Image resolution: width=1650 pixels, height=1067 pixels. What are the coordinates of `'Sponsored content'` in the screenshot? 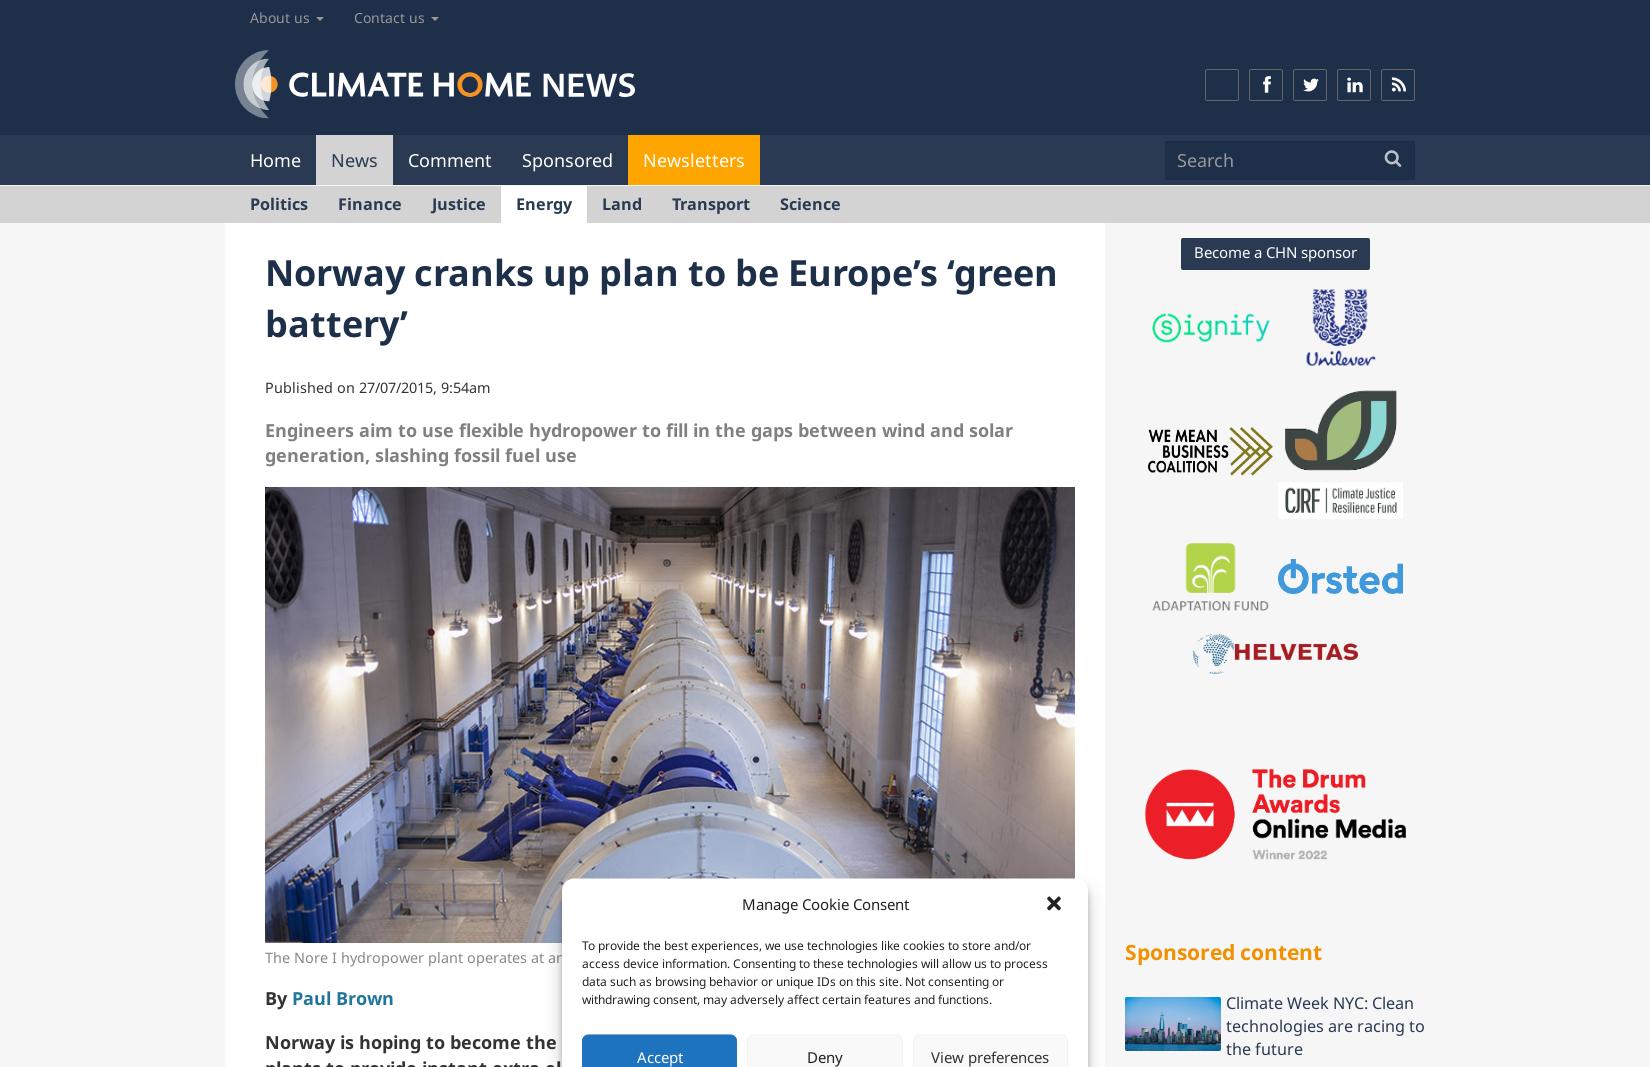 It's located at (1223, 950).